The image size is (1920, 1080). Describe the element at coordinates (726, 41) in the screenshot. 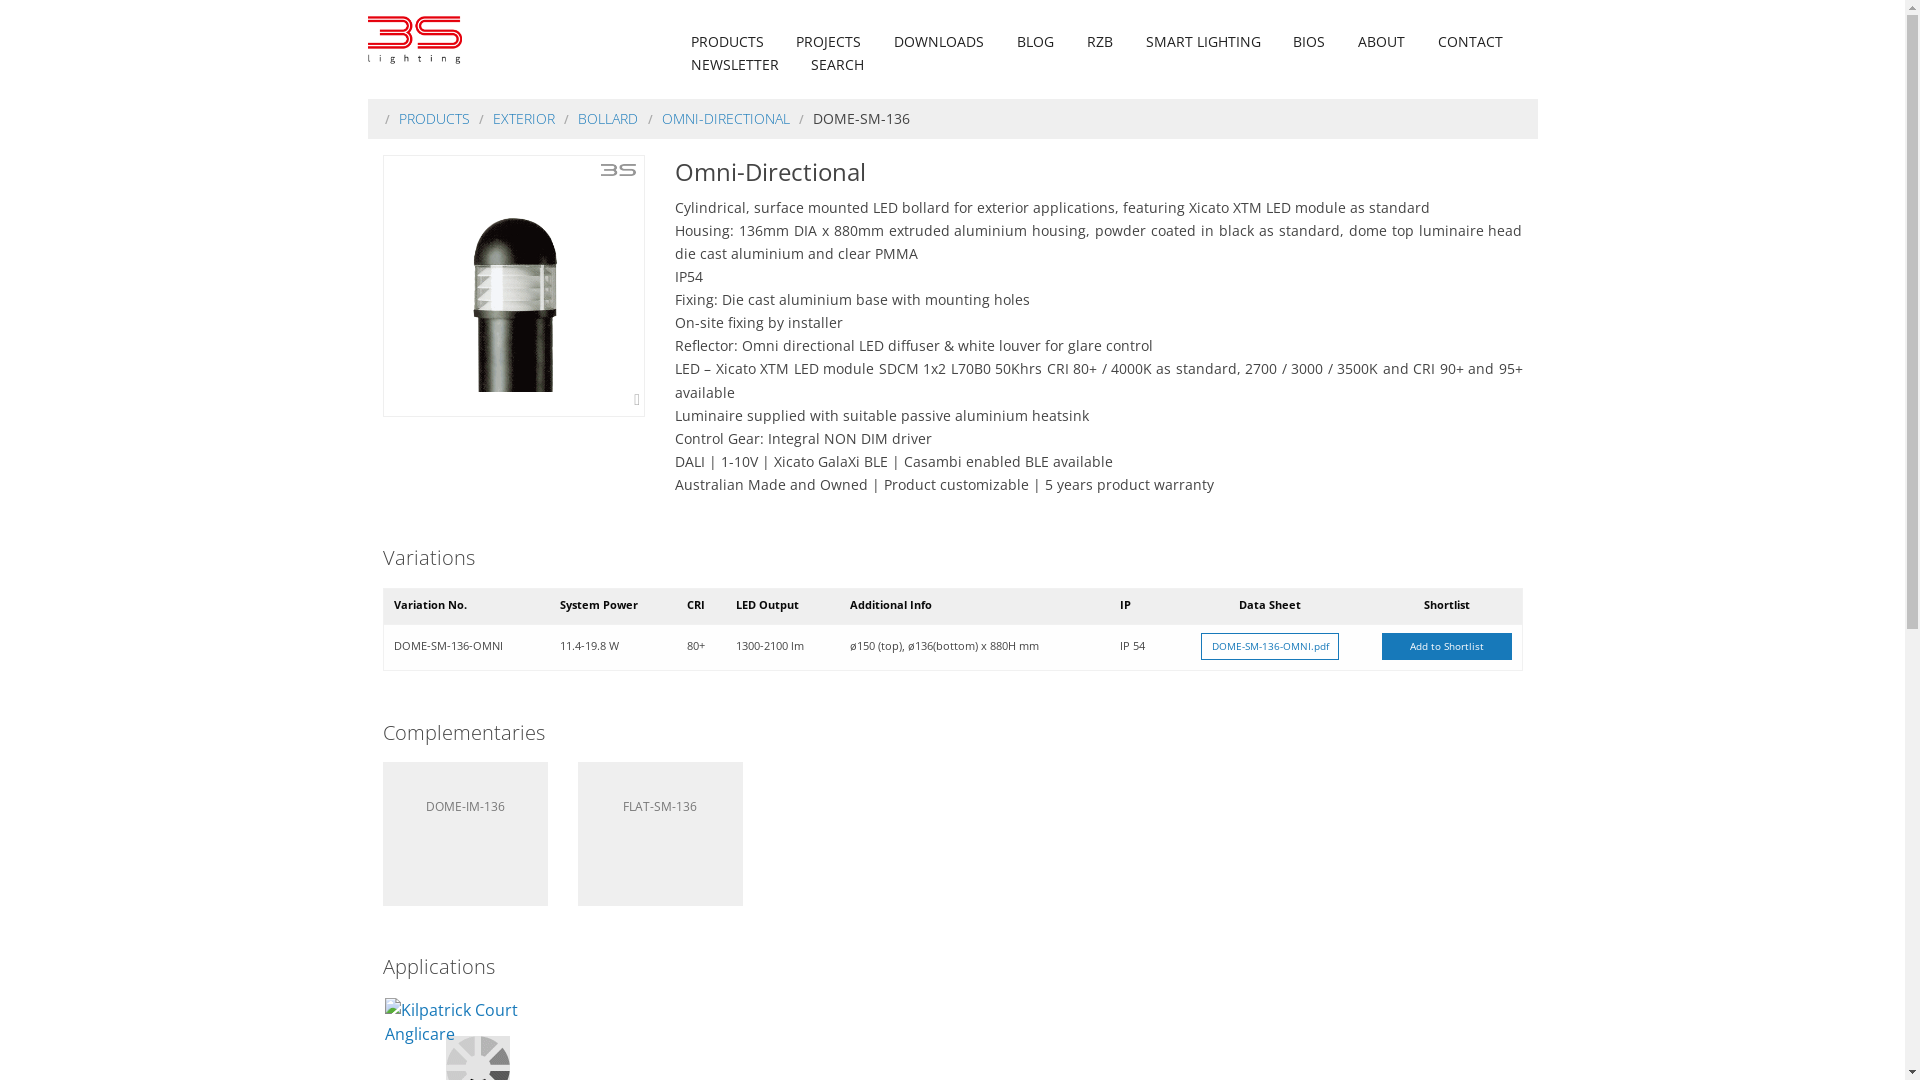

I see `'PRODUCTS'` at that location.